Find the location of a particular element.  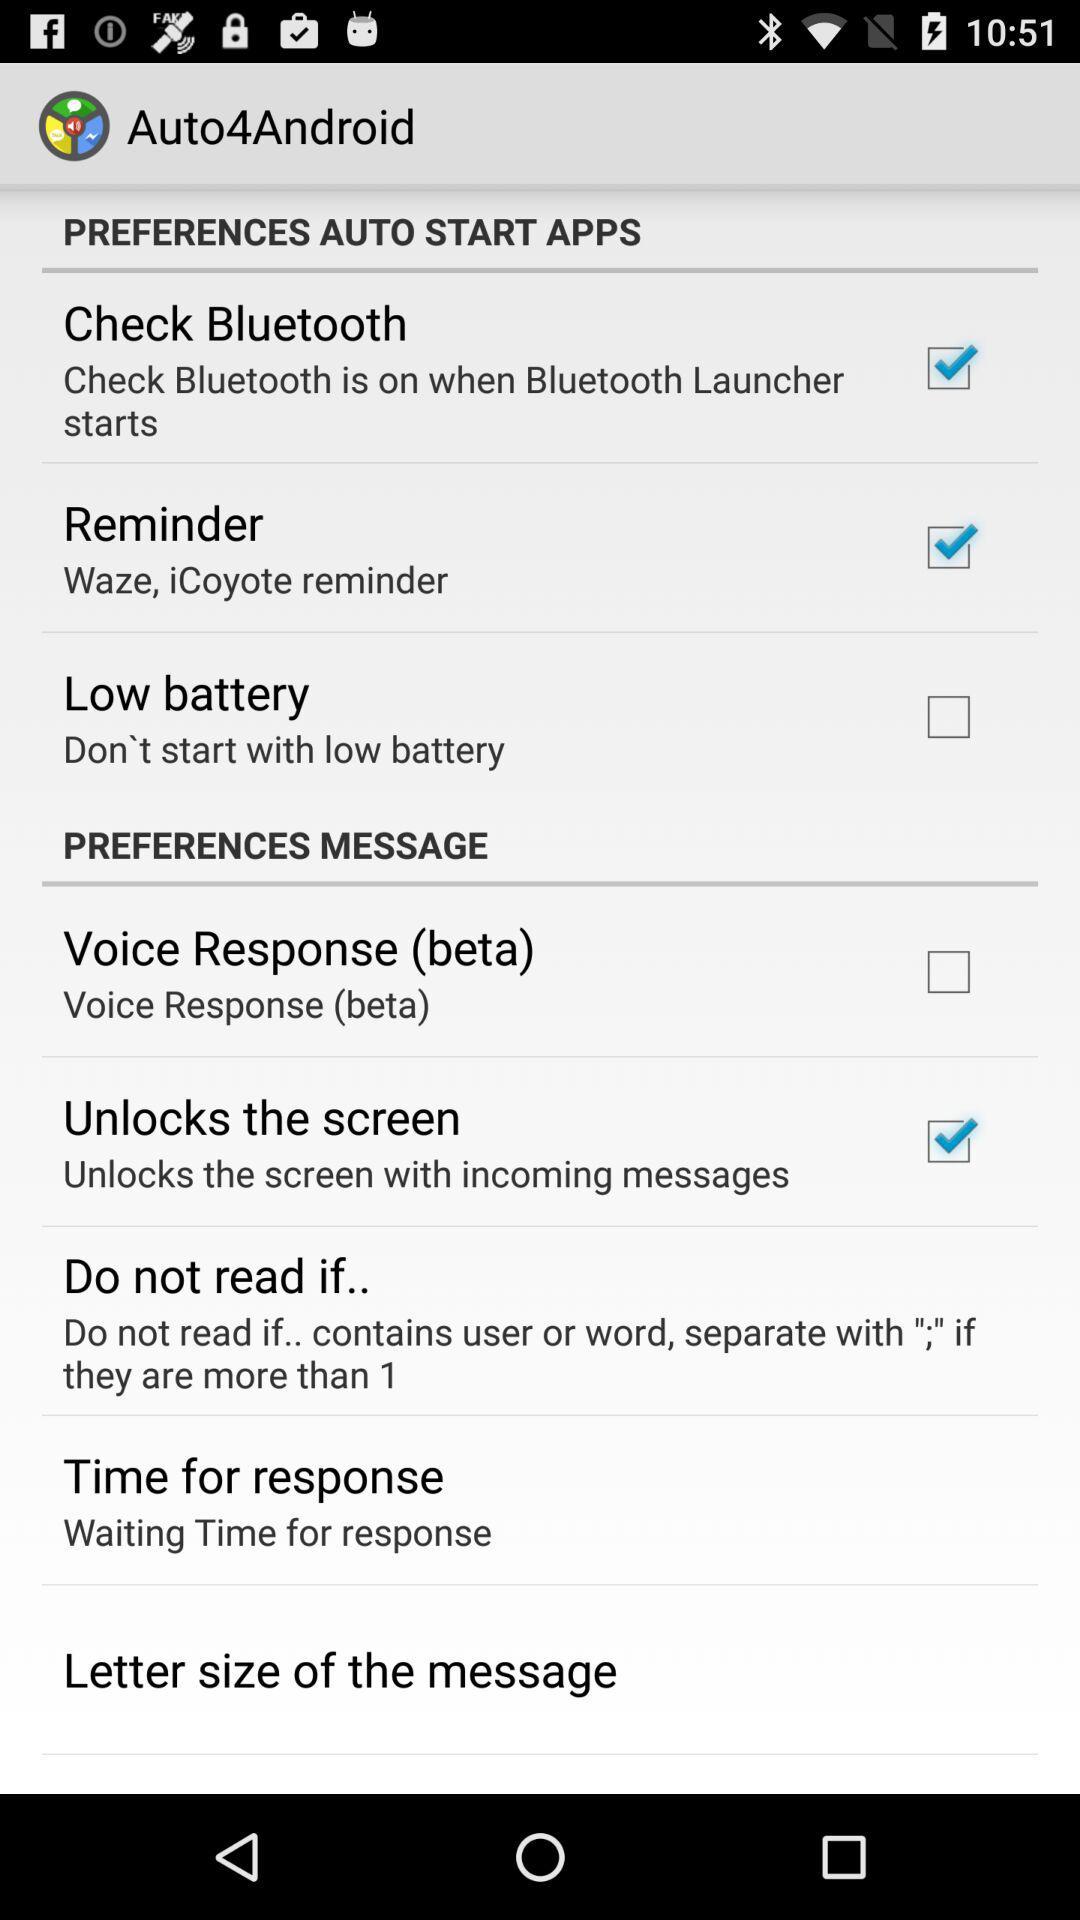

app above voice response (beta) is located at coordinates (540, 844).